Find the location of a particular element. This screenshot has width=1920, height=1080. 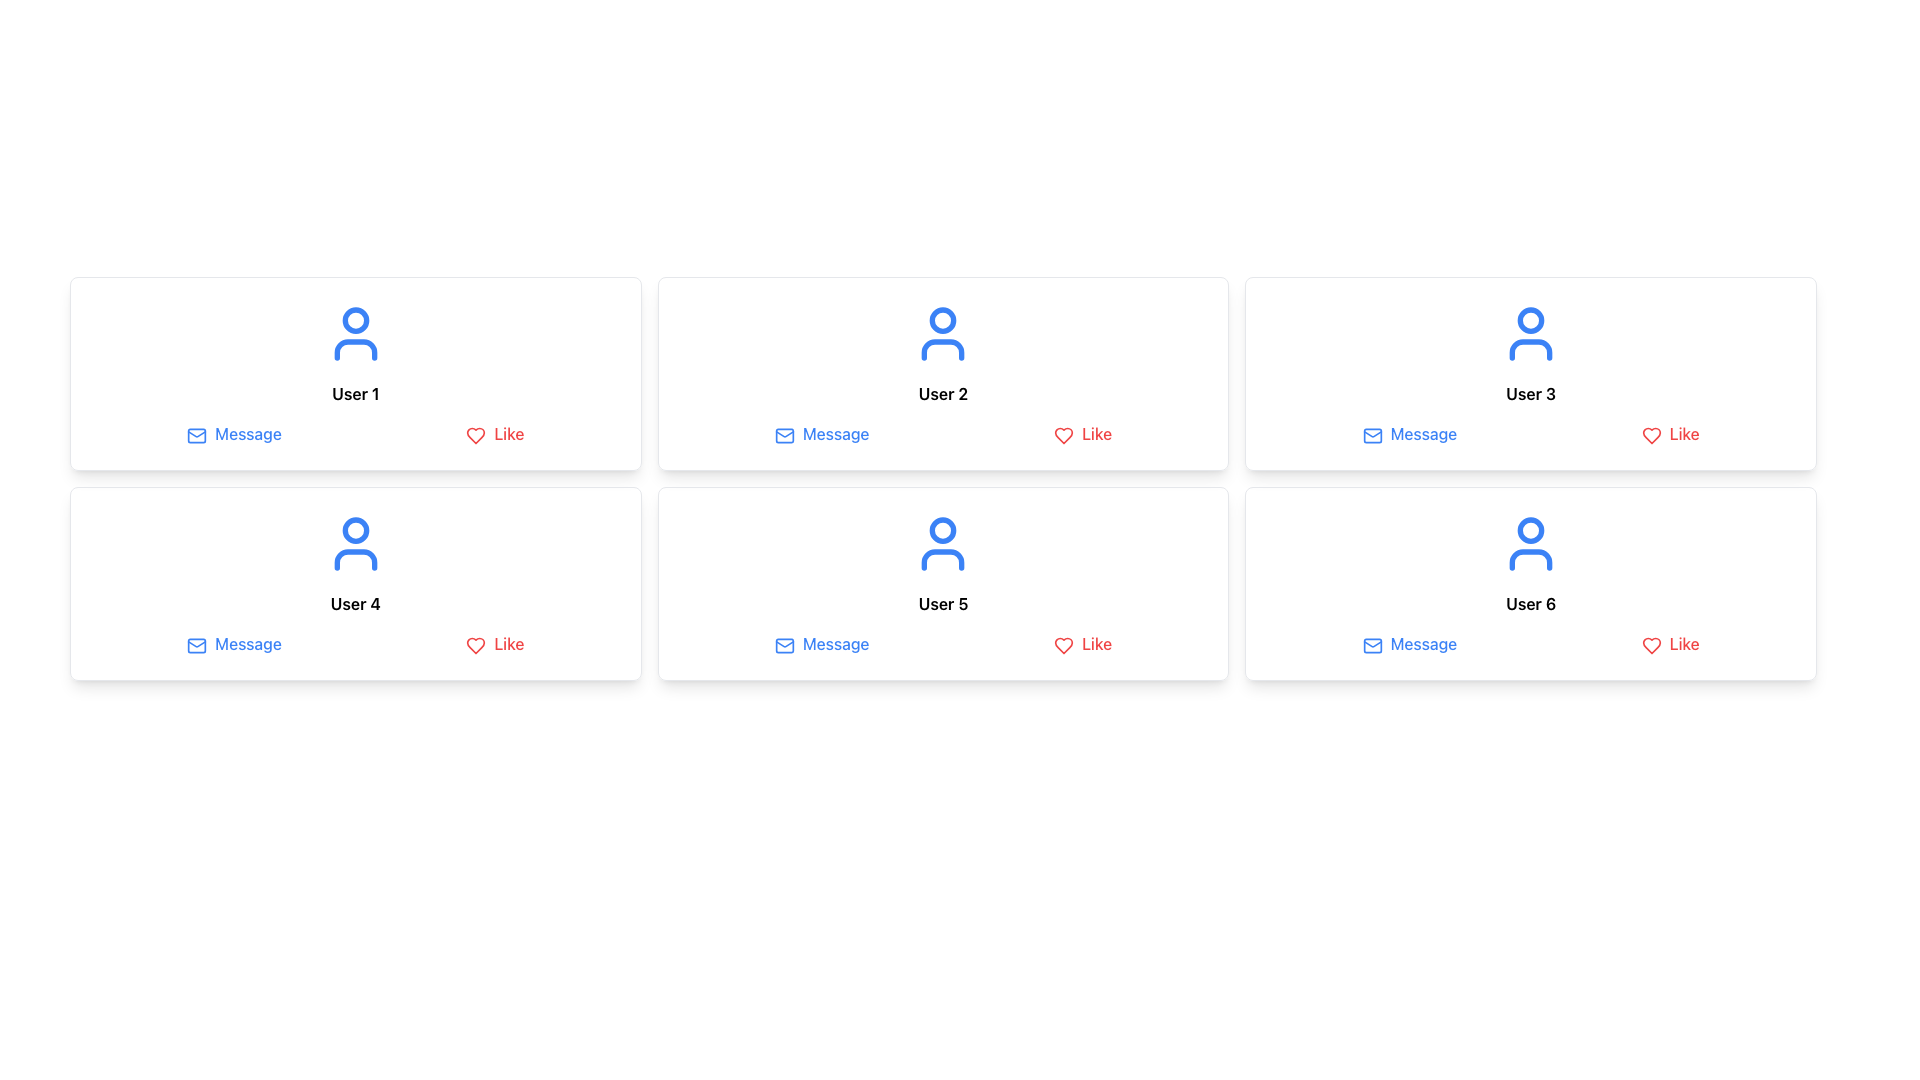

the lower outline of the user icon representing 'User 4' in the card layout is located at coordinates (355, 559).